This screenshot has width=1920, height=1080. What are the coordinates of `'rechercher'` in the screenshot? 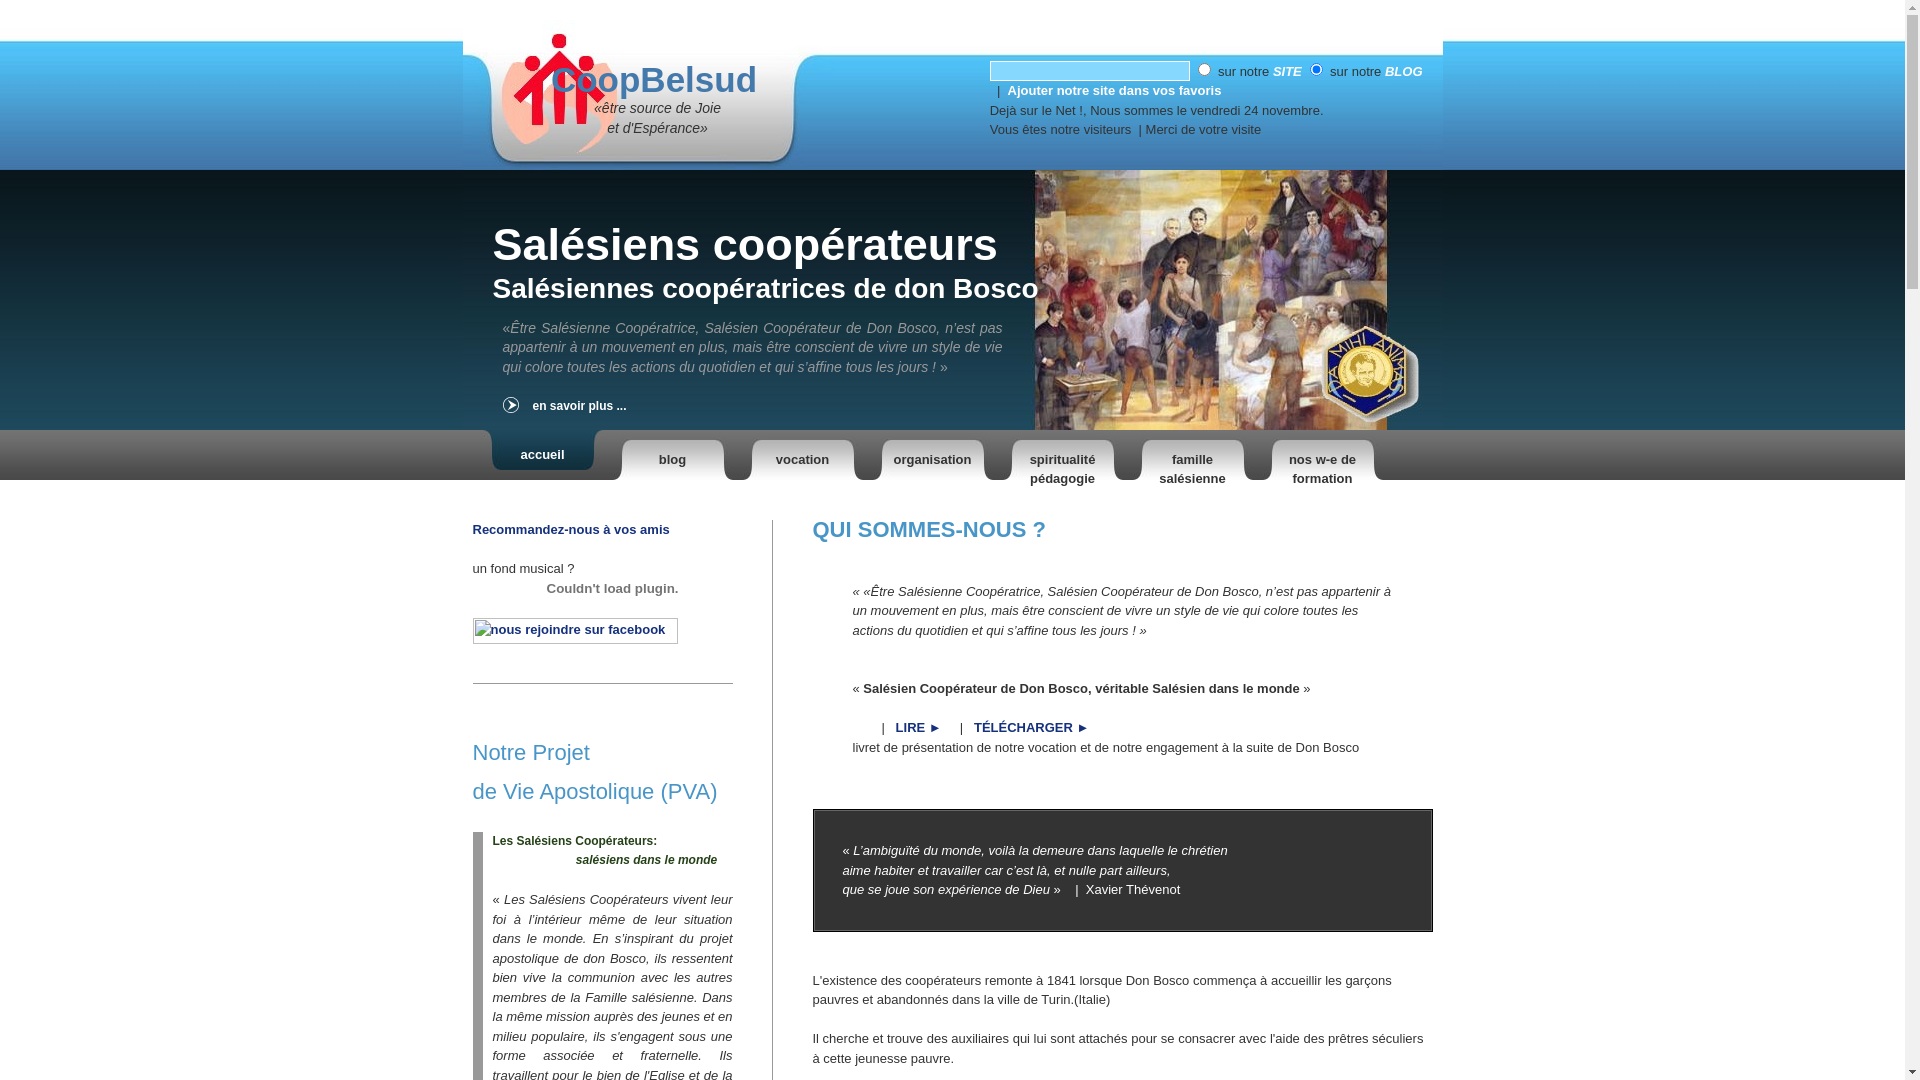 It's located at (1088, 69).